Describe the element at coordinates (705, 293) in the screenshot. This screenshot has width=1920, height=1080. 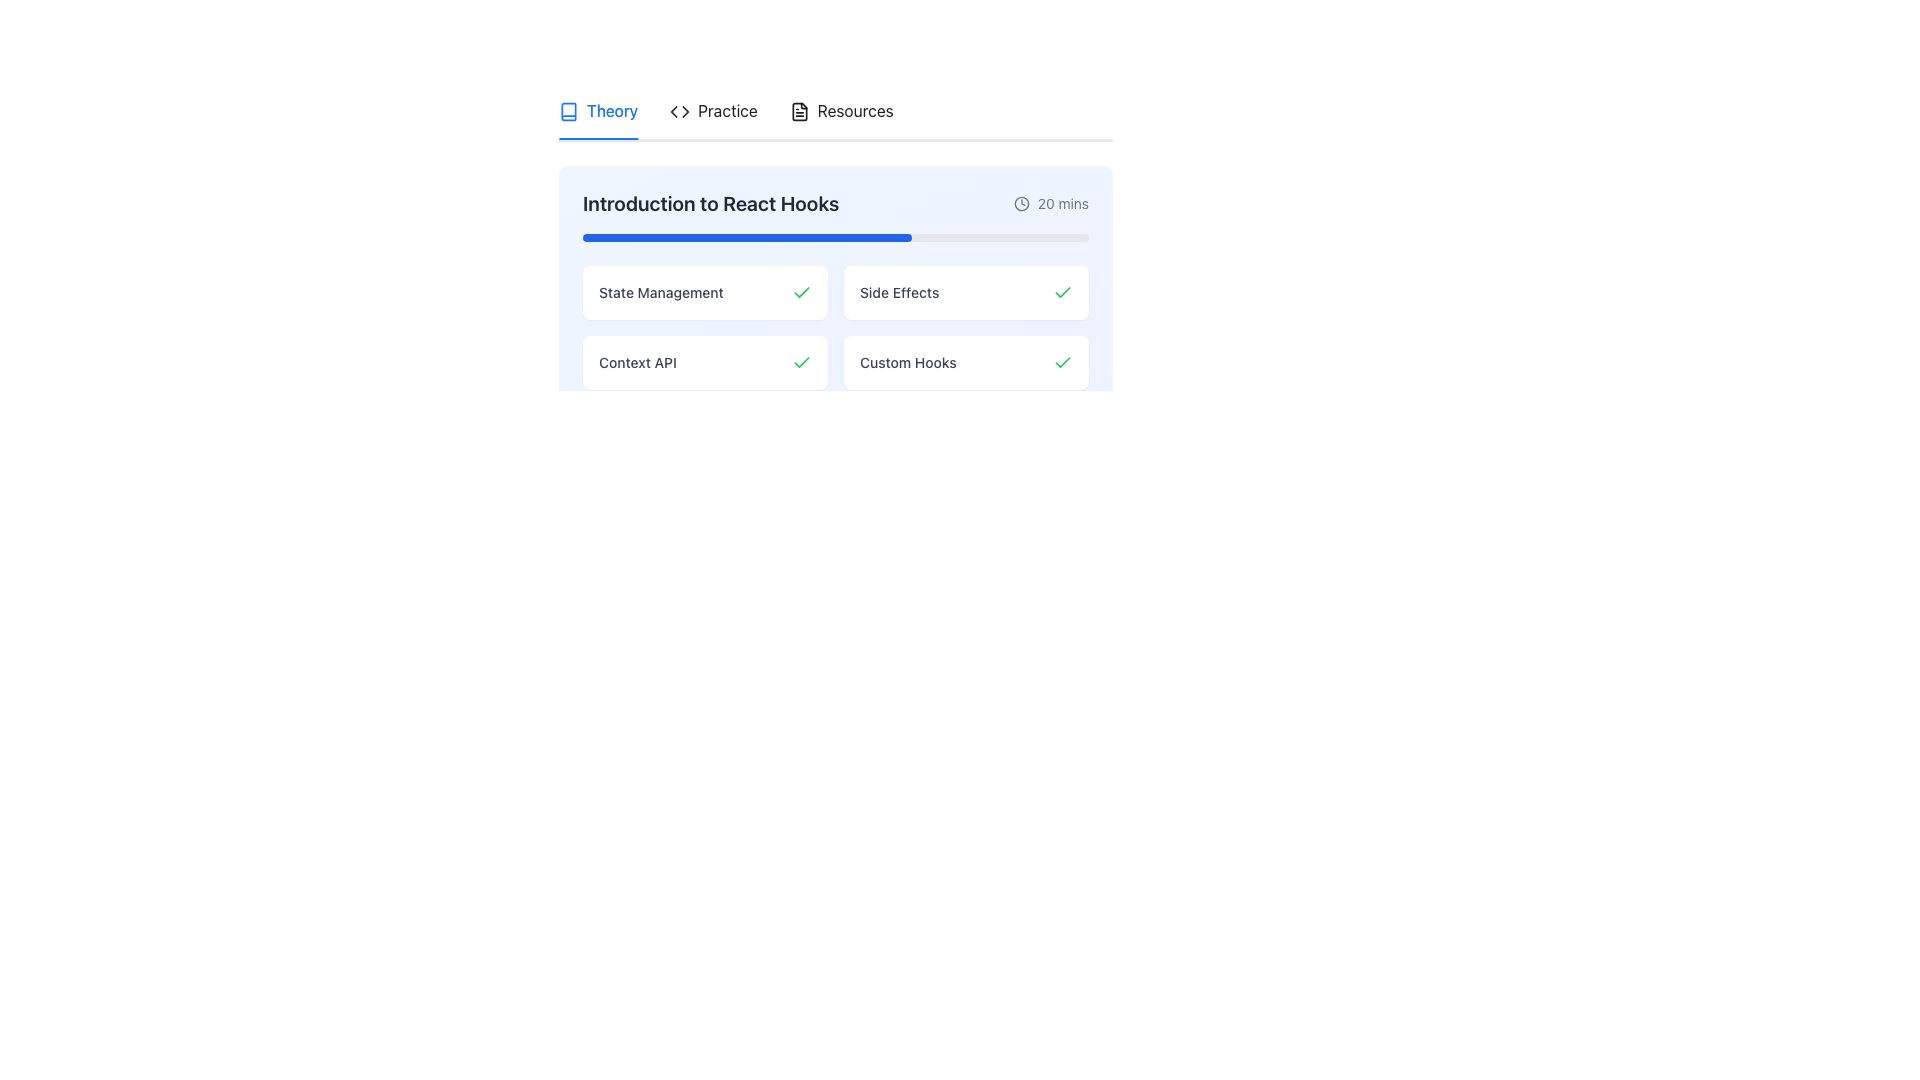
I see `'State Management' label with the green checkmark icon located in the top-left corner of the section below 'Introduction to React Hooks'` at that location.